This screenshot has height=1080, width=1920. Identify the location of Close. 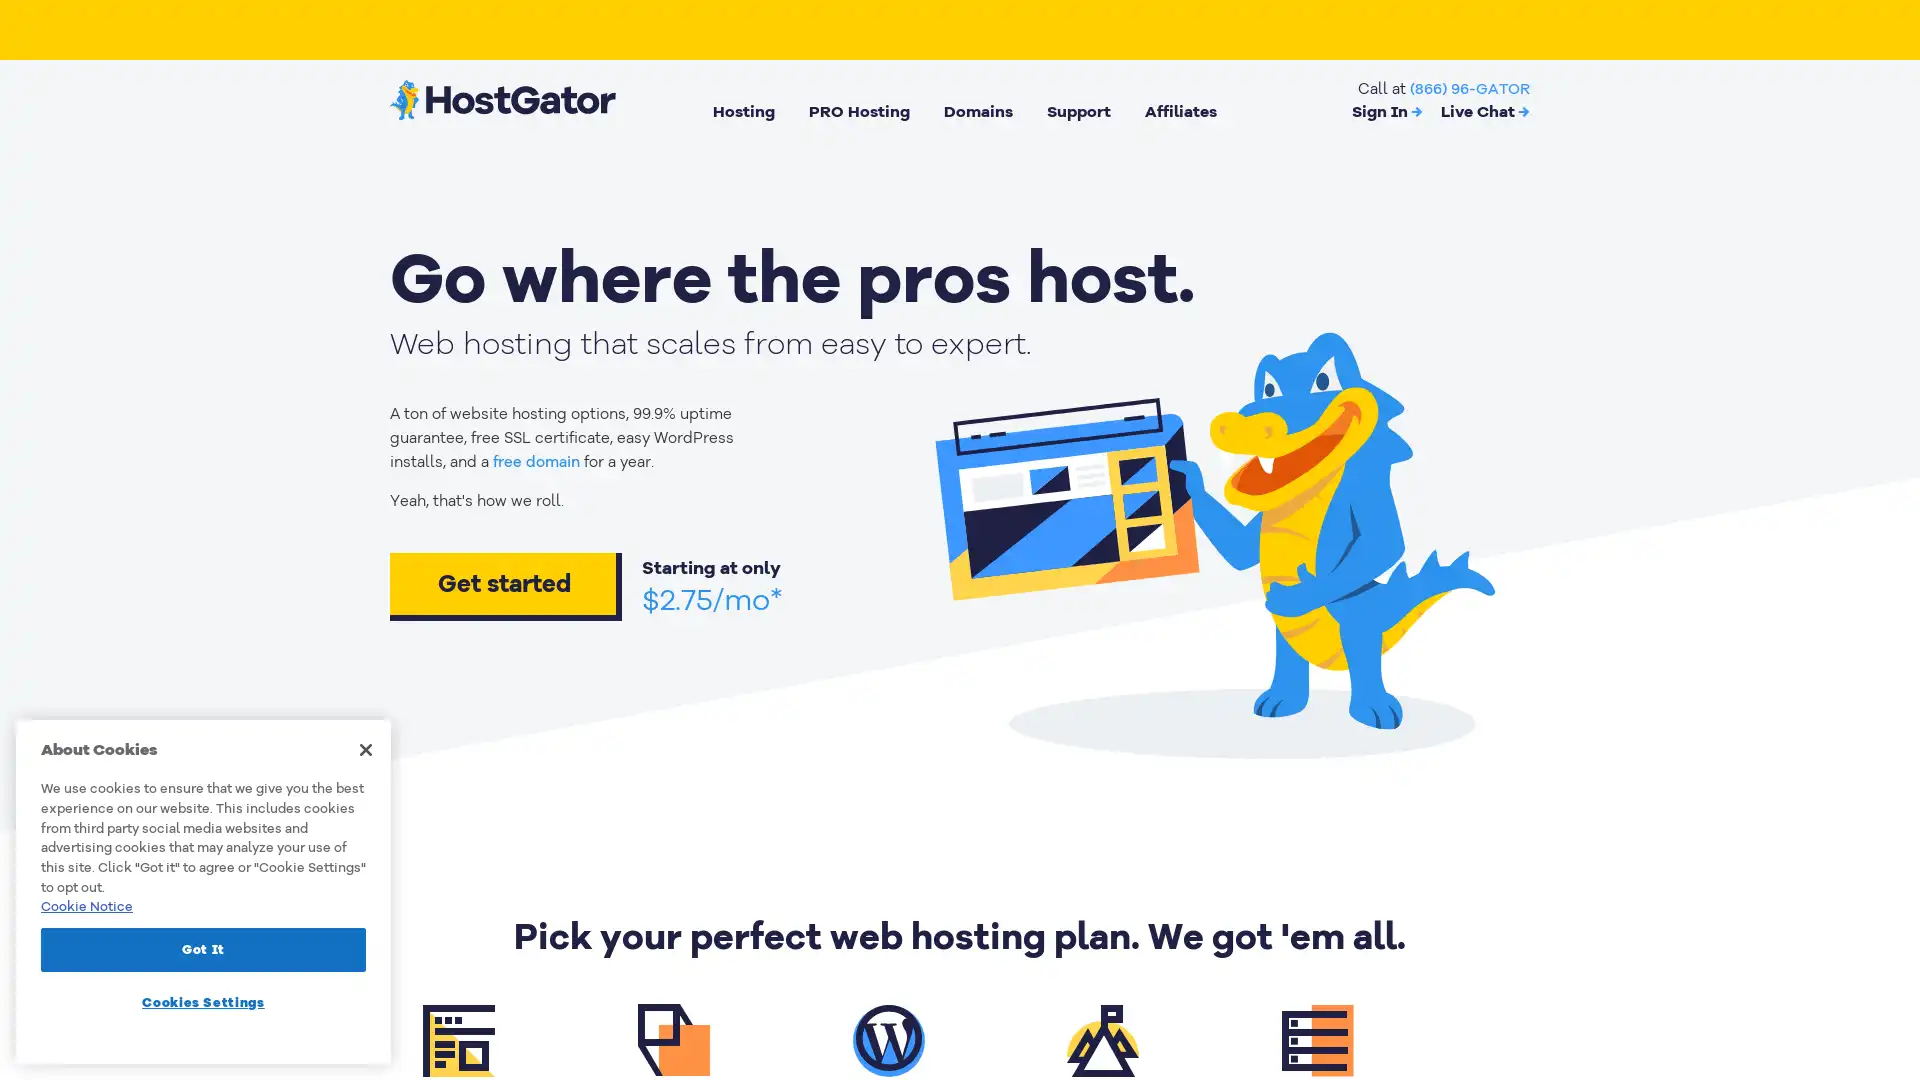
(365, 749).